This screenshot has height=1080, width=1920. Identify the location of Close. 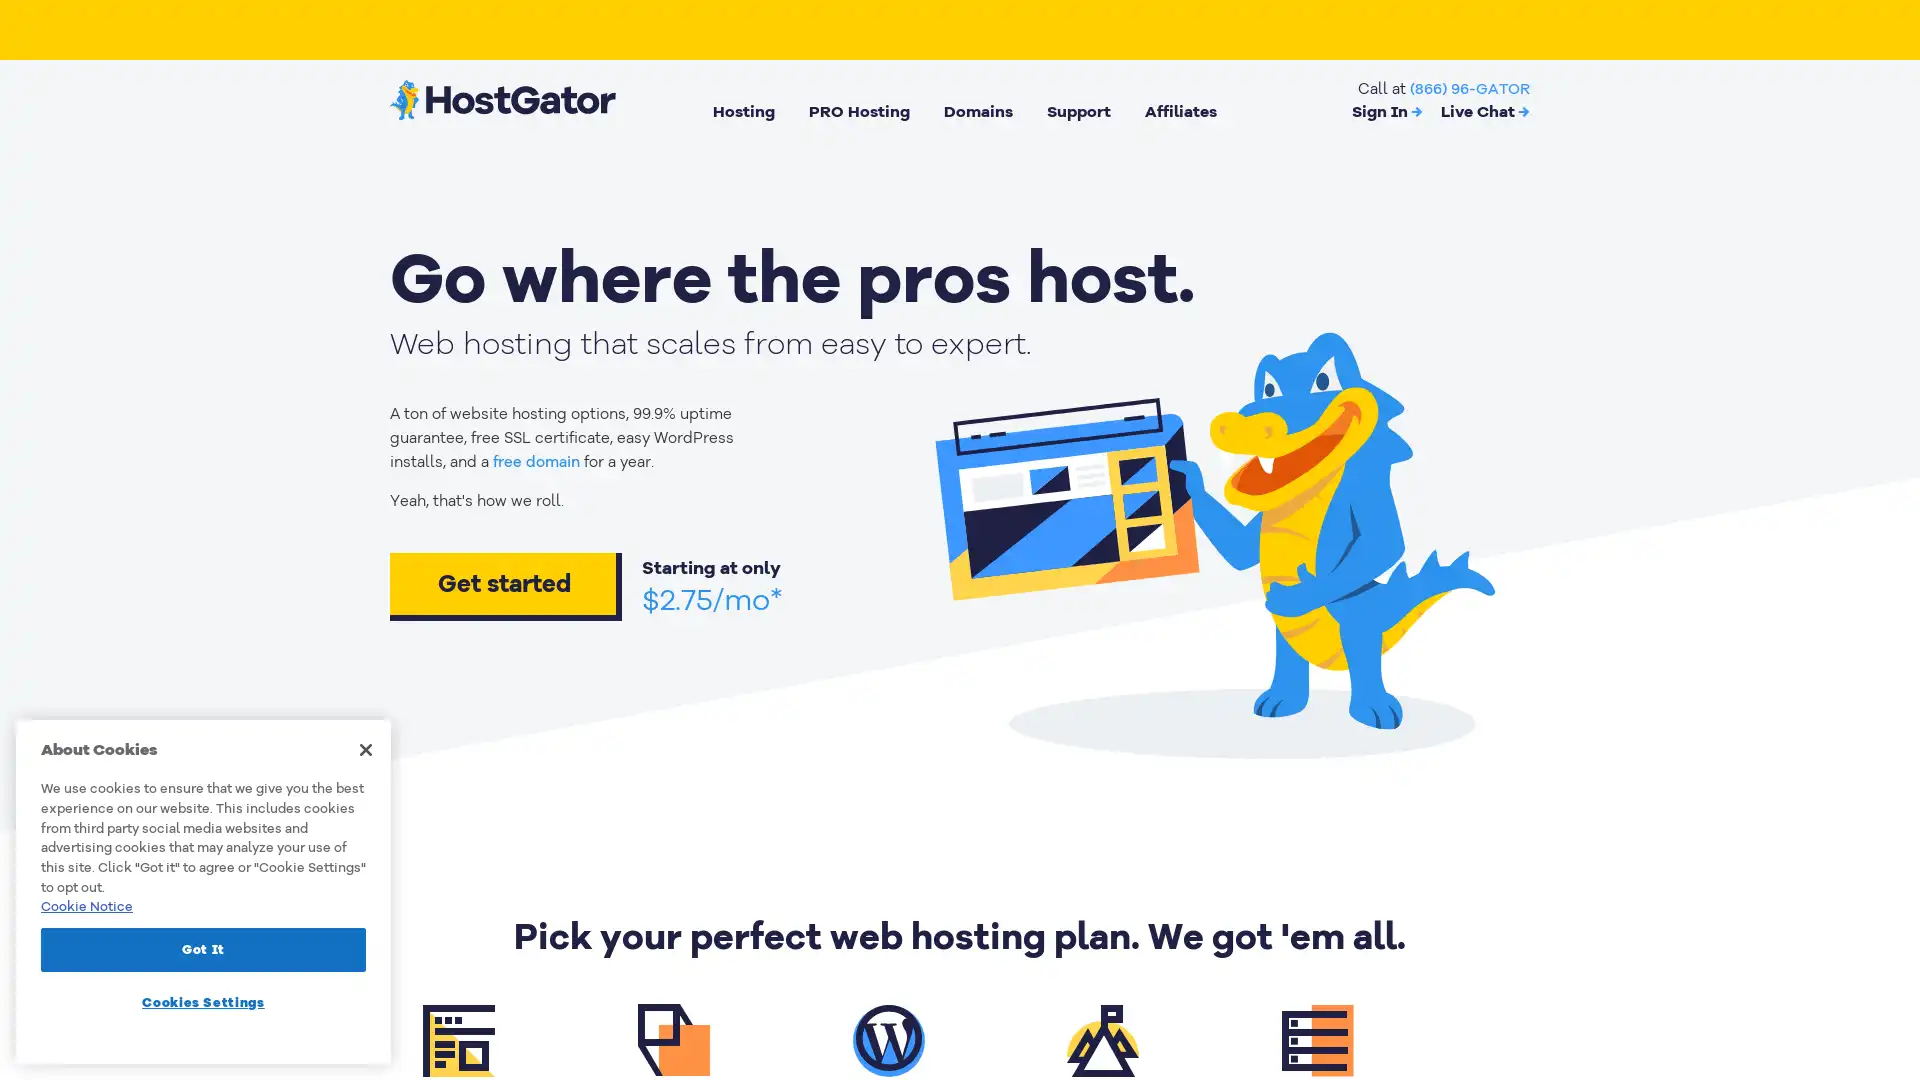
(365, 749).